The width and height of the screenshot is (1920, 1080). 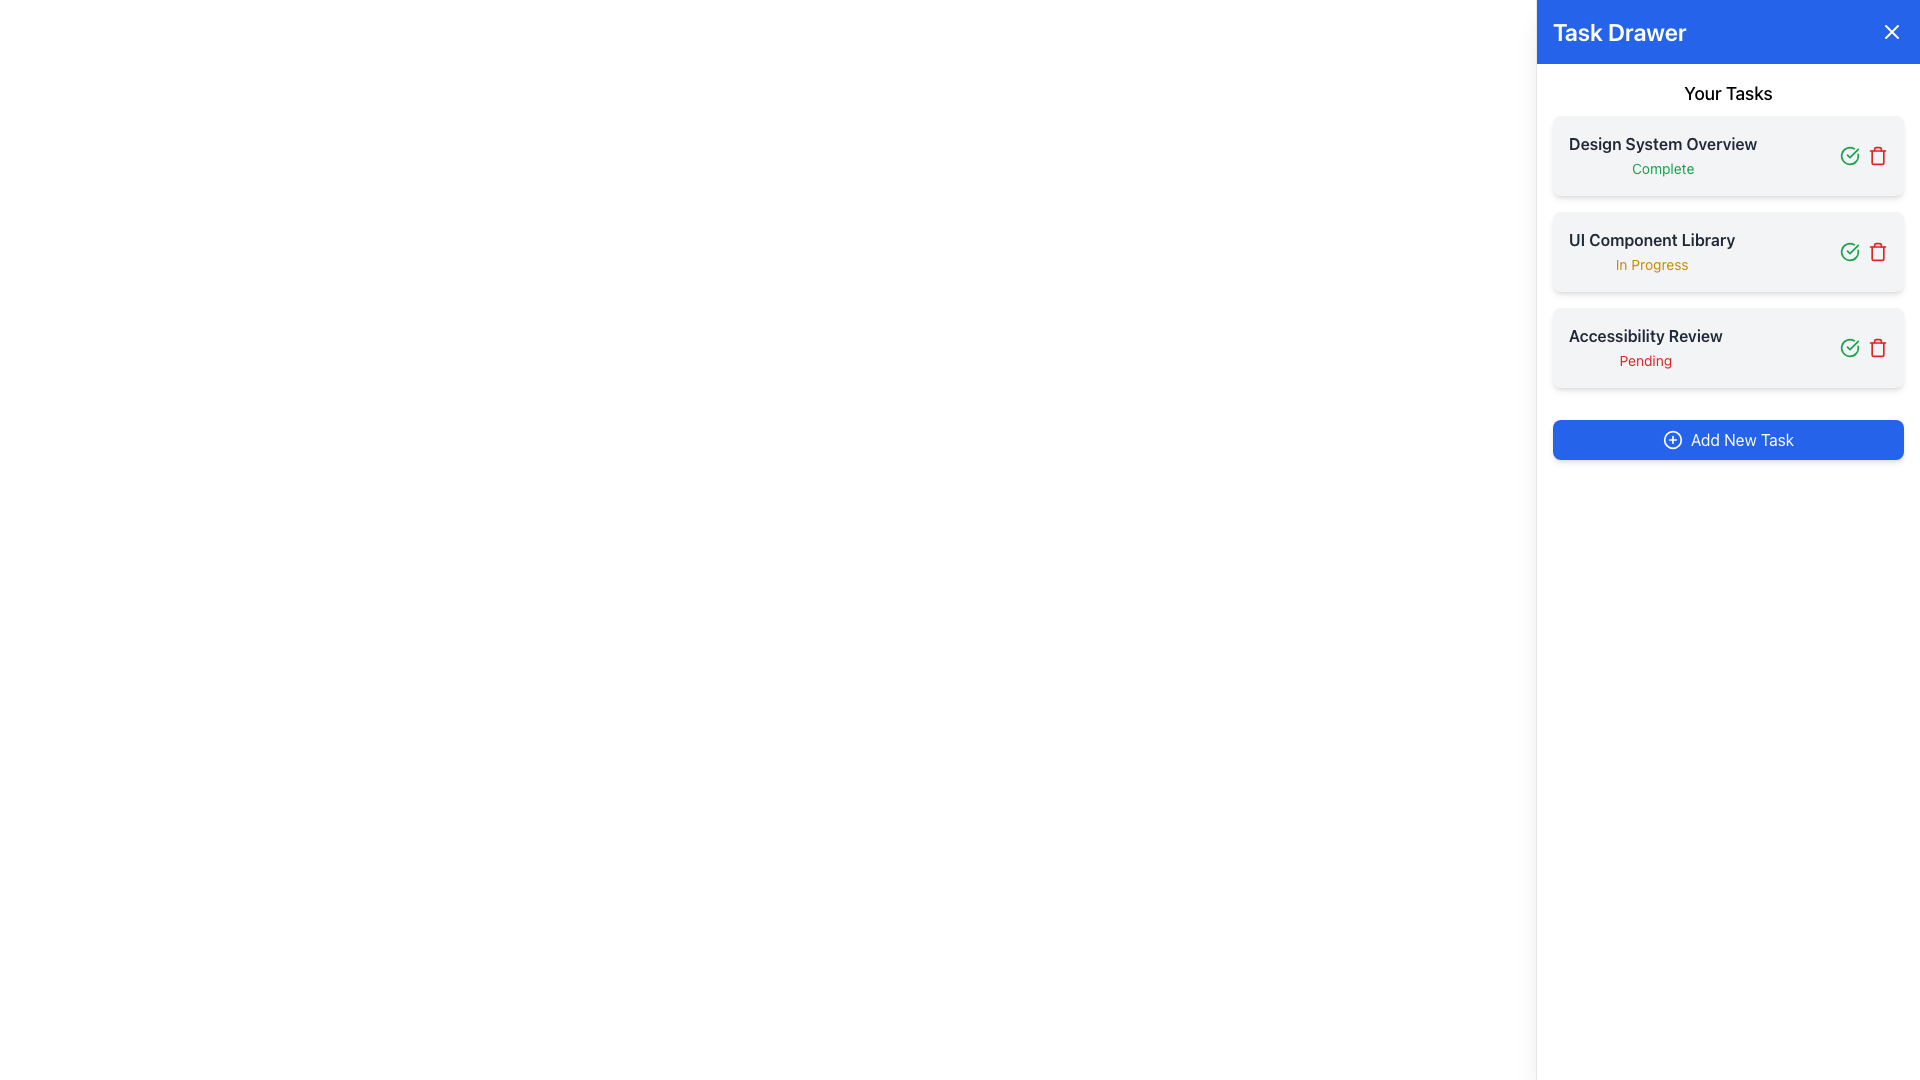 I want to click on the task item titled 'Accessibility Review' with the status 'Pending' in the Task Drawer panel, so click(x=1645, y=346).